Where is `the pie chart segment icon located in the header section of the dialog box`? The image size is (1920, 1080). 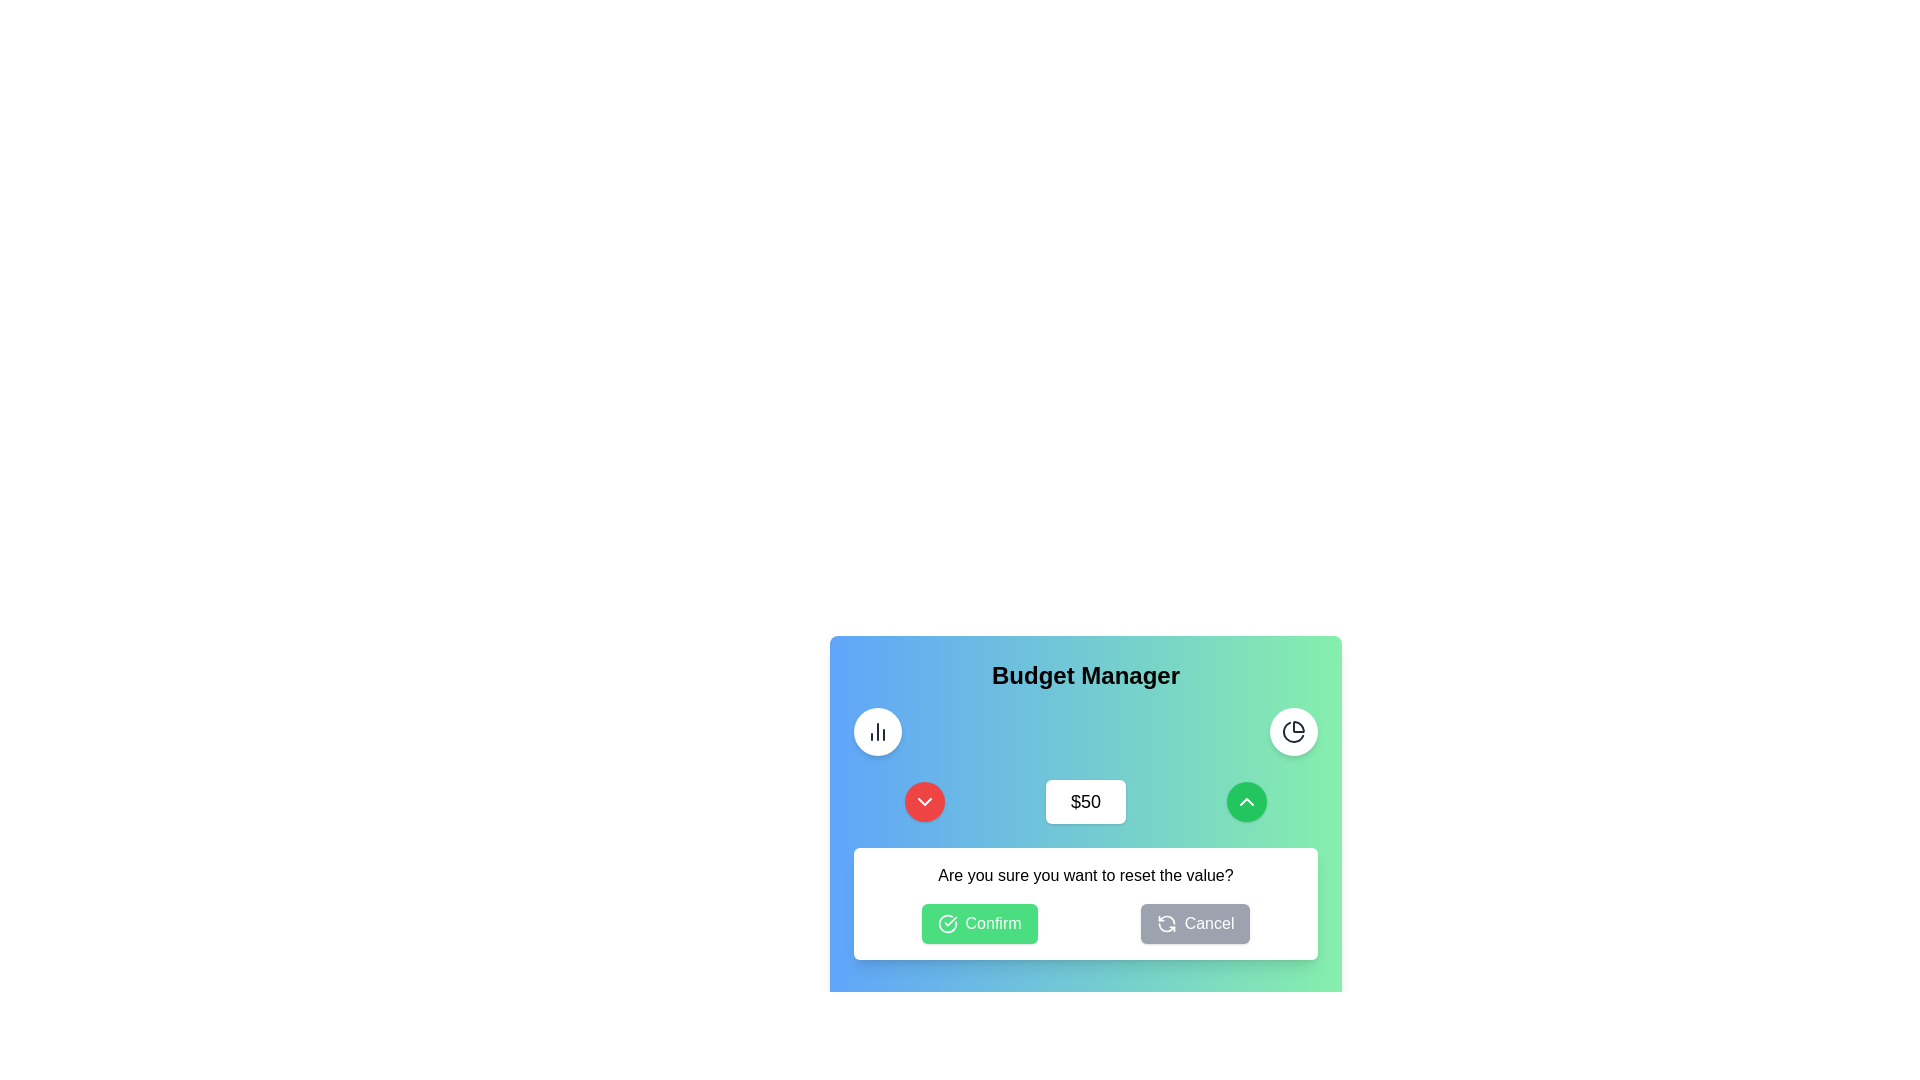
the pie chart segment icon located in the header section of the dialog box is located at coordinates (1293, 732).